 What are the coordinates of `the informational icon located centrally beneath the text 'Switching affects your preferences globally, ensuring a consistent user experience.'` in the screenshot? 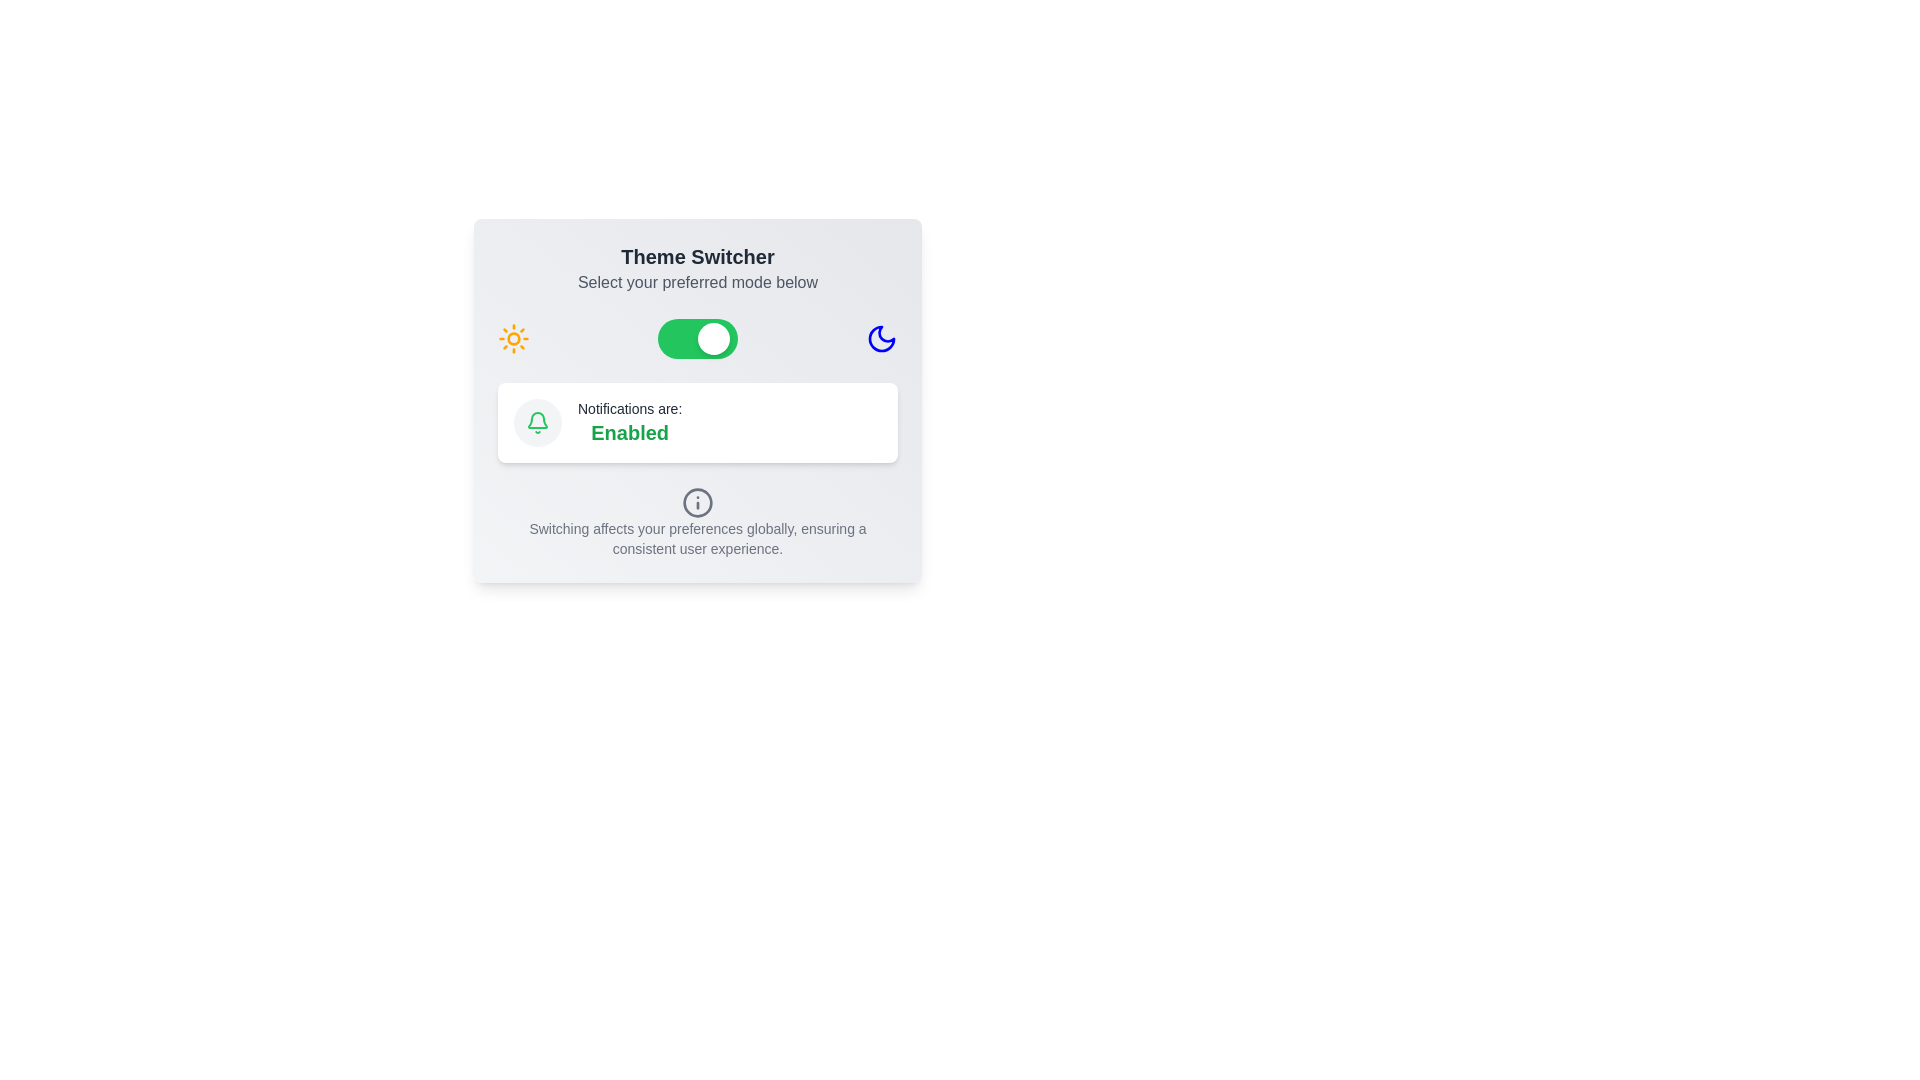 It's located at (697, 501).